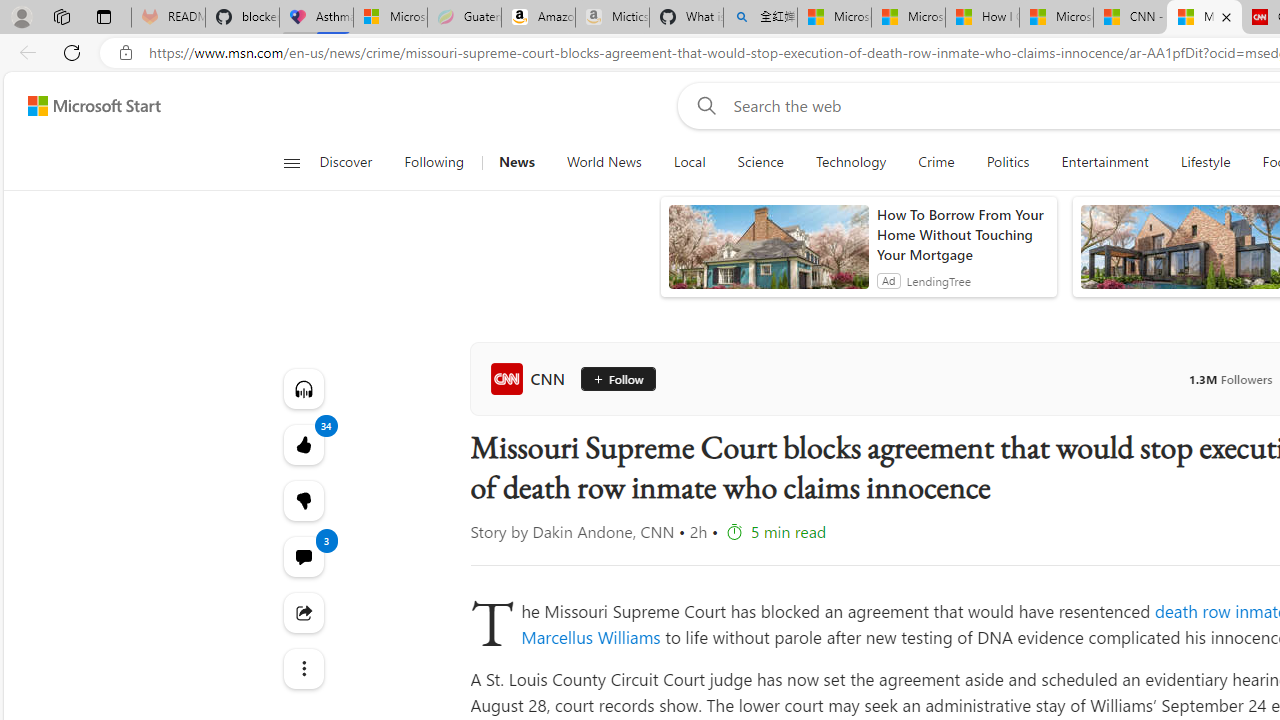  What do you see at coordinates (937, 280) in the screenshot?
I see `'LendingTree'` at bounding box center [937, 280].